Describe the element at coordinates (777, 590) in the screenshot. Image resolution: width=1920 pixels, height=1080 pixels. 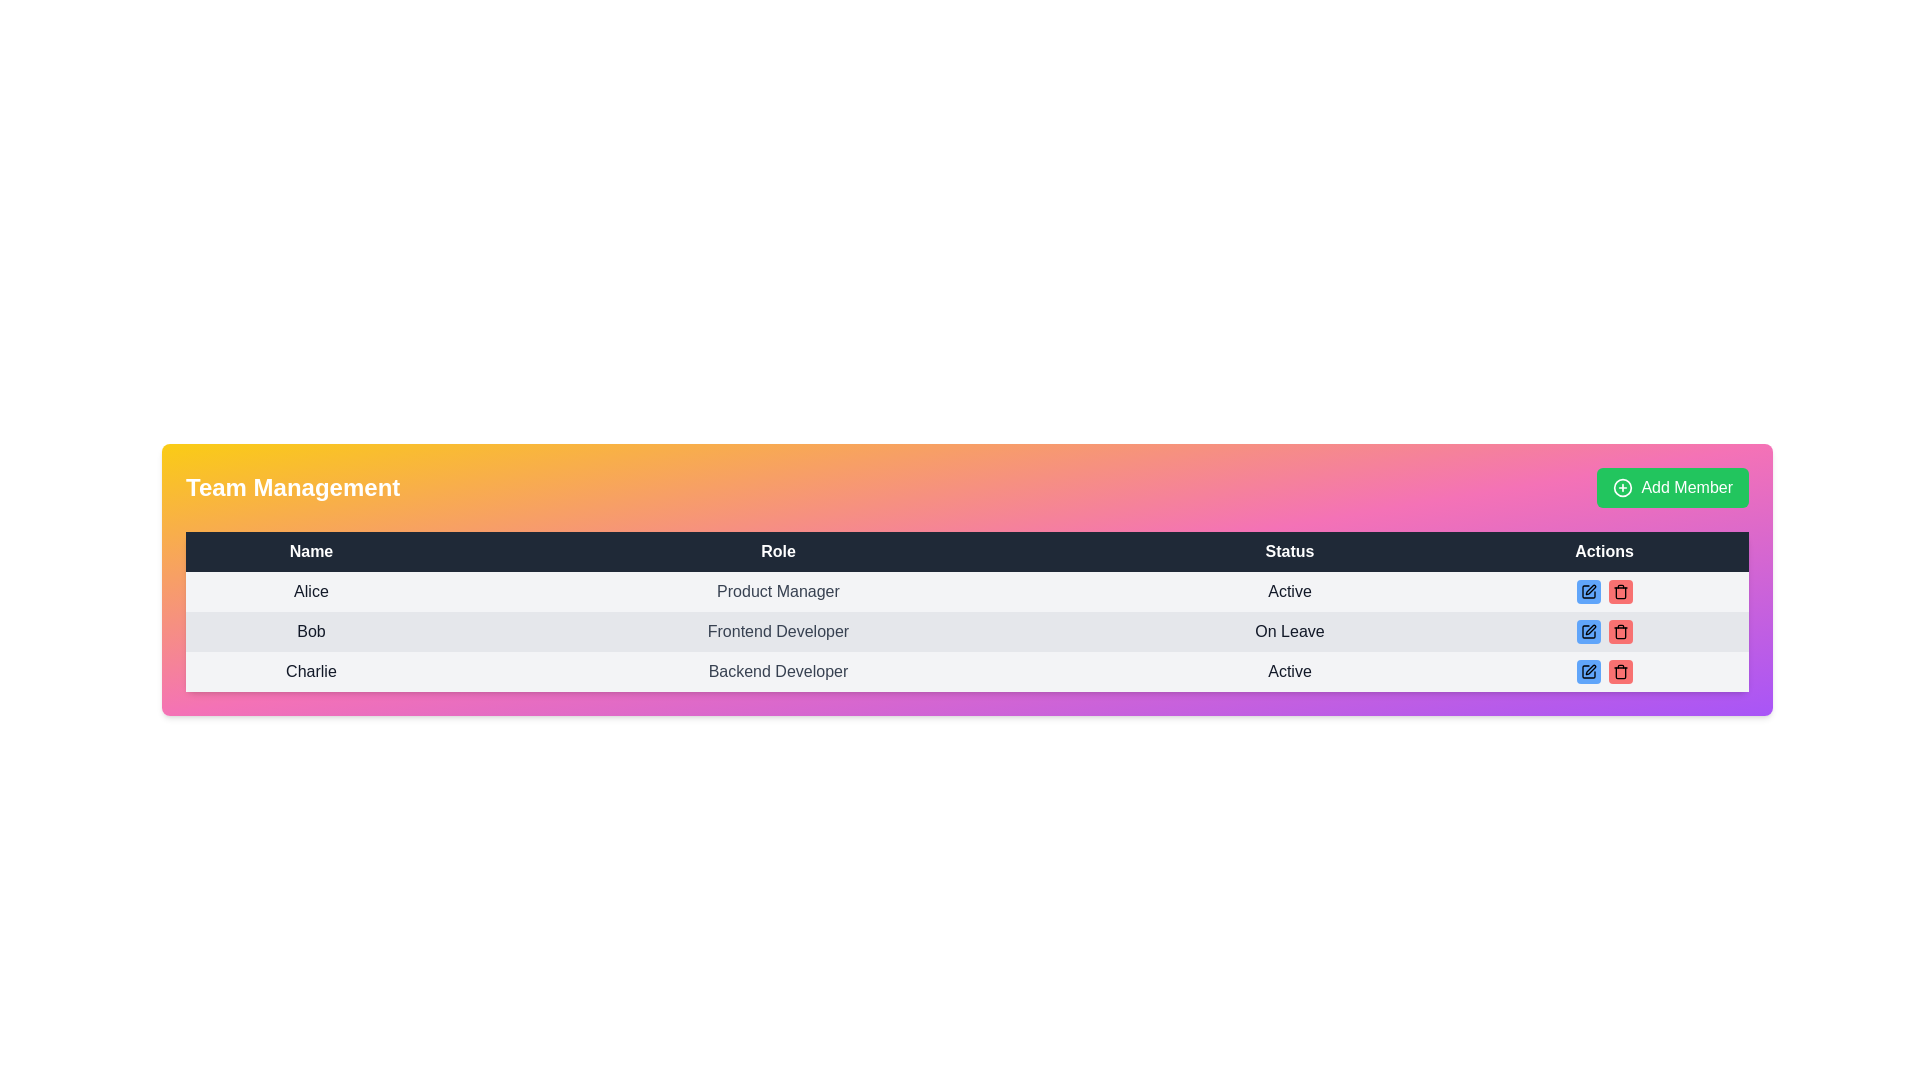
I see `the text element displaying the job role of 'Alice' in the user management table, located in the second column under the 'Role' header` at that location.